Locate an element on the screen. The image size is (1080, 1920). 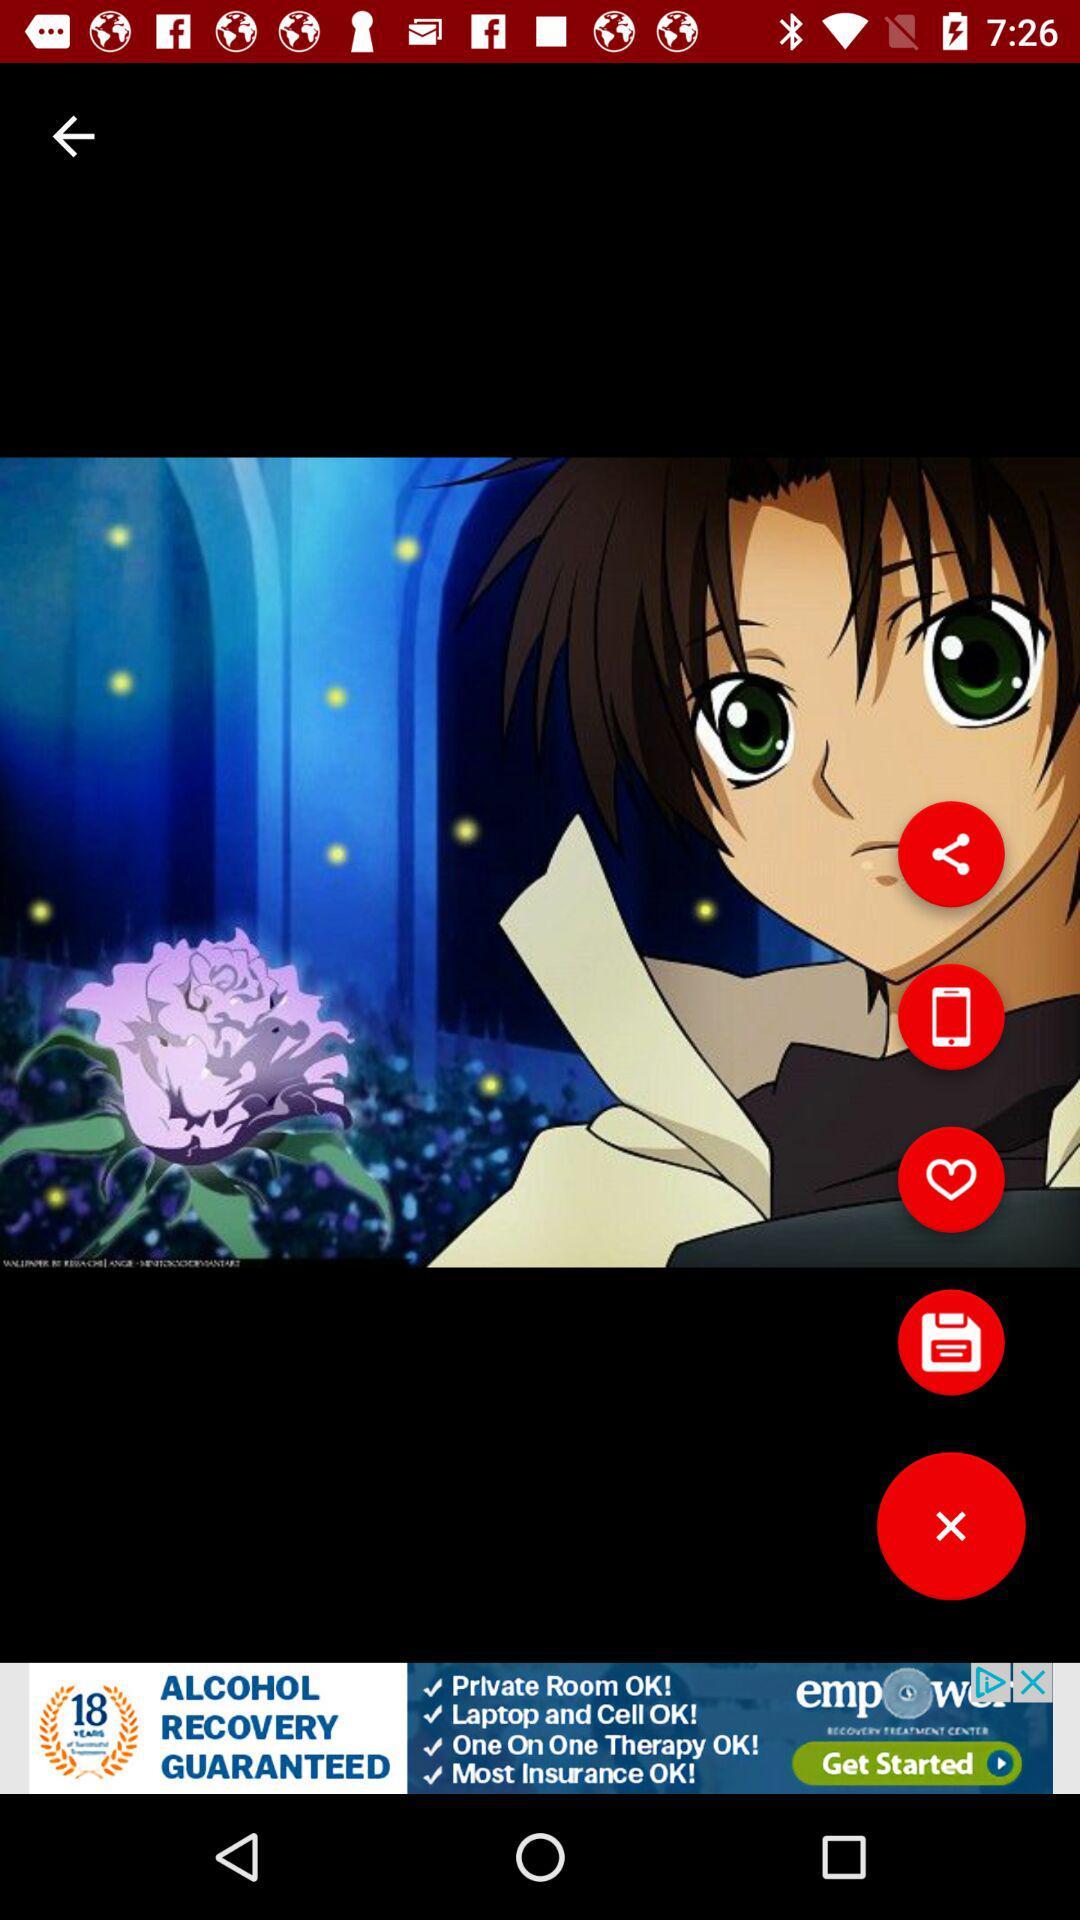
selfe button is located at coordinates (950, 1024).